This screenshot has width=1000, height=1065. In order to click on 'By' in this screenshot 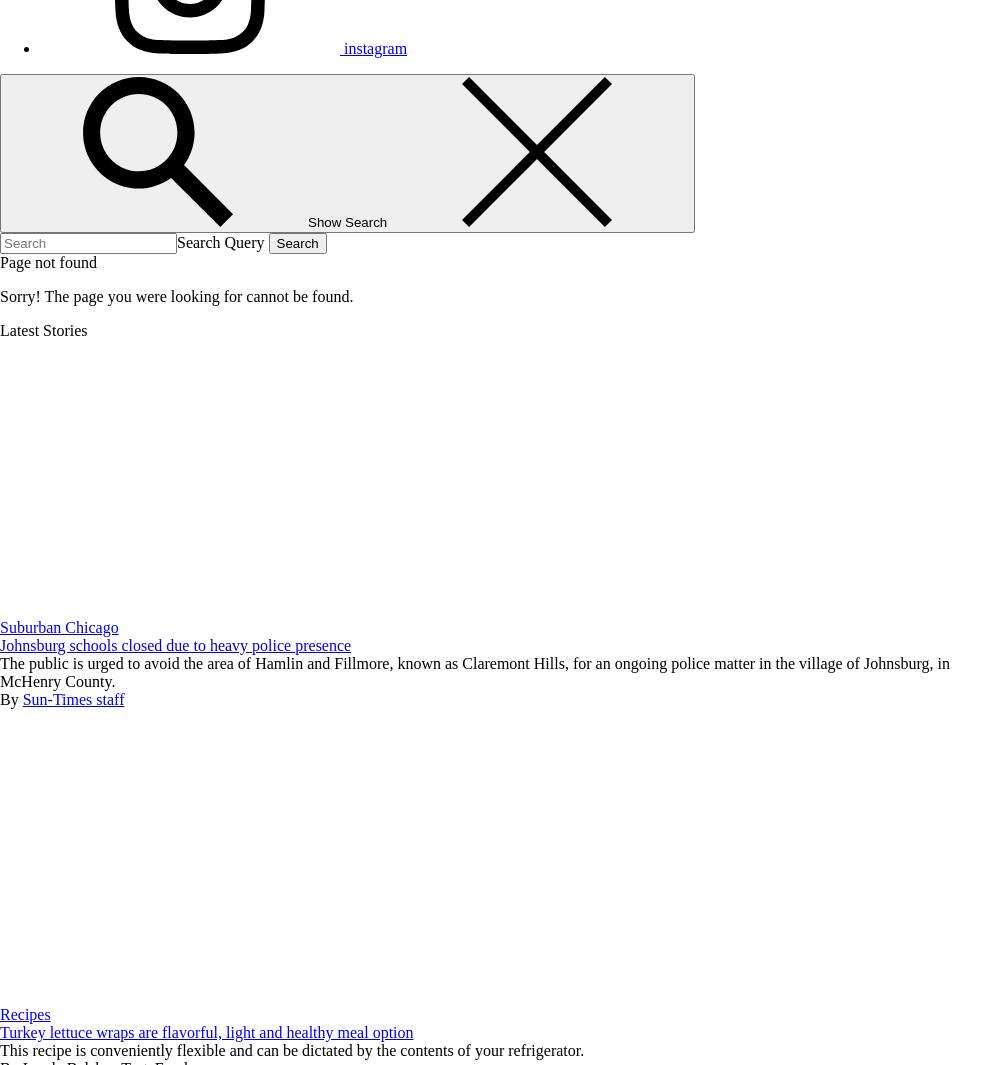, I will do `click(11, 699)`.